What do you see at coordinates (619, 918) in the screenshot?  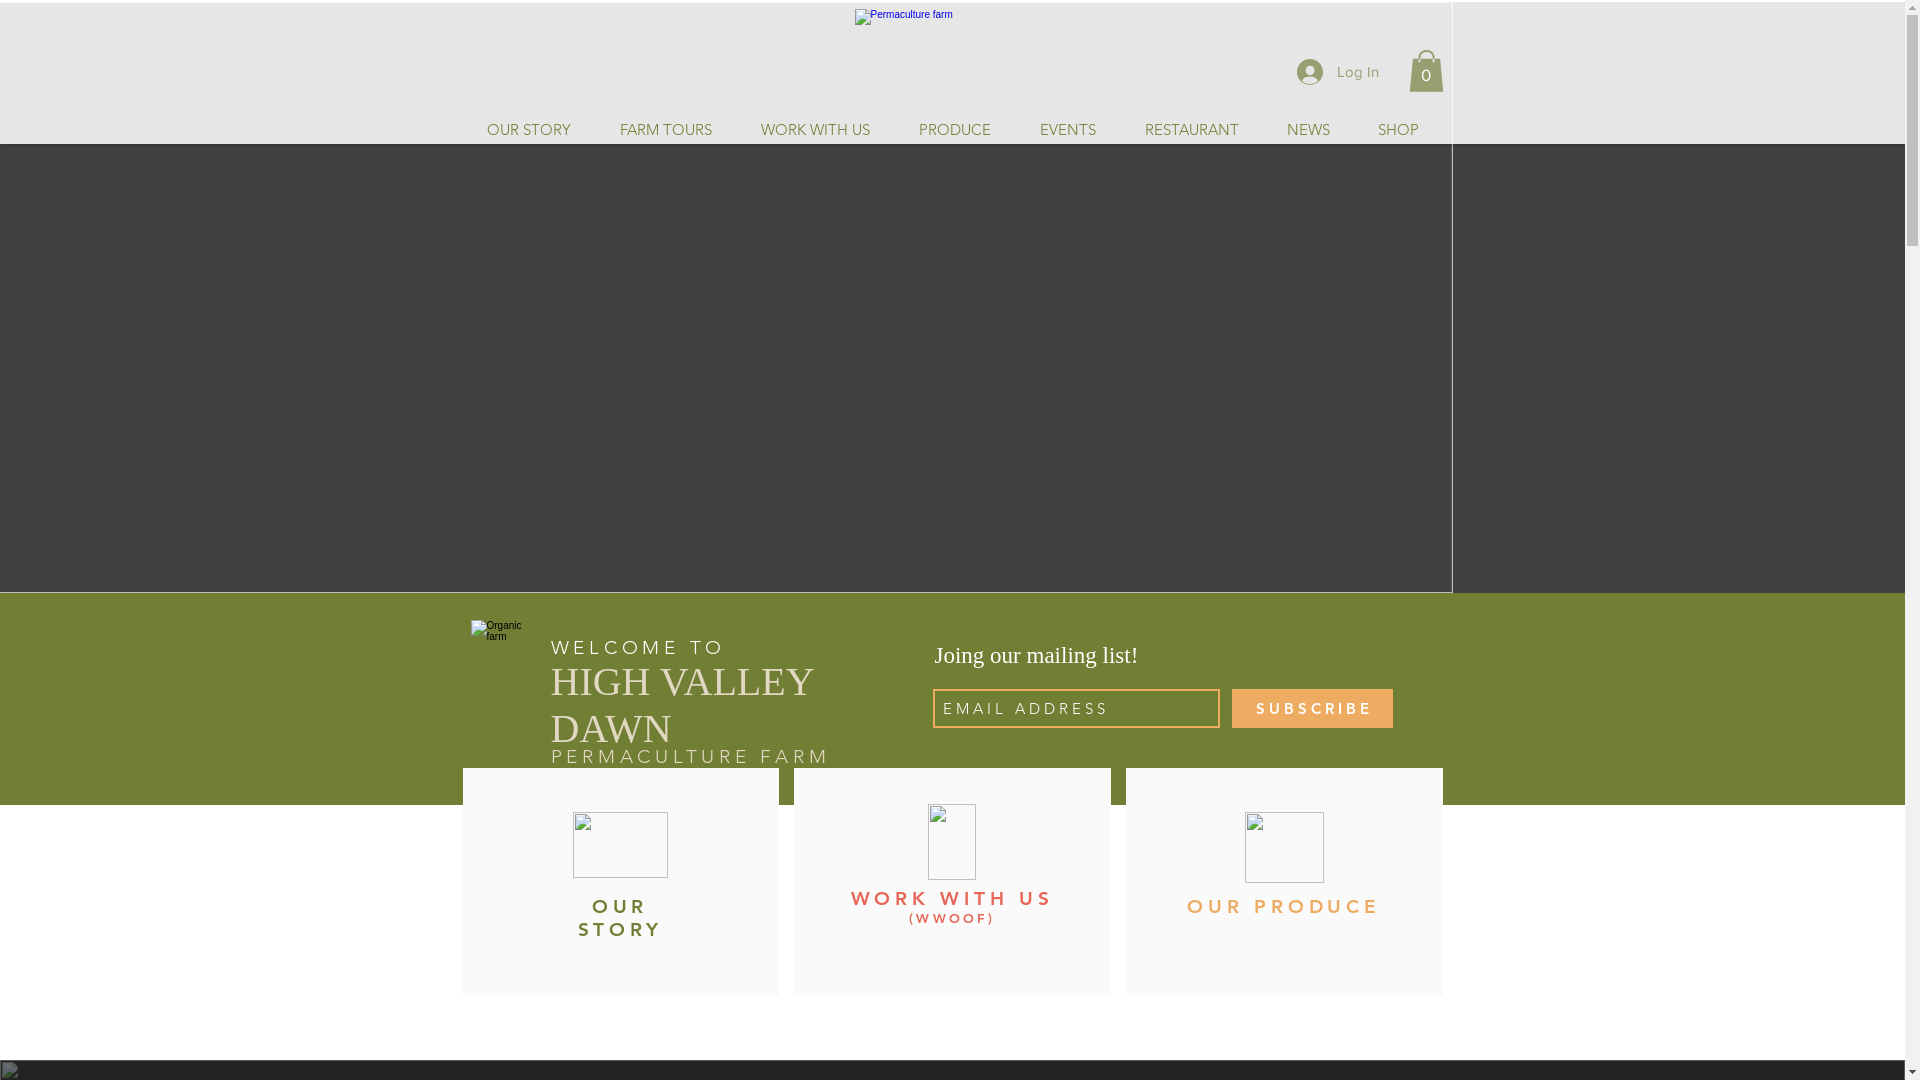 I see `'OUR STORY'` at bounding box center [619, 918].